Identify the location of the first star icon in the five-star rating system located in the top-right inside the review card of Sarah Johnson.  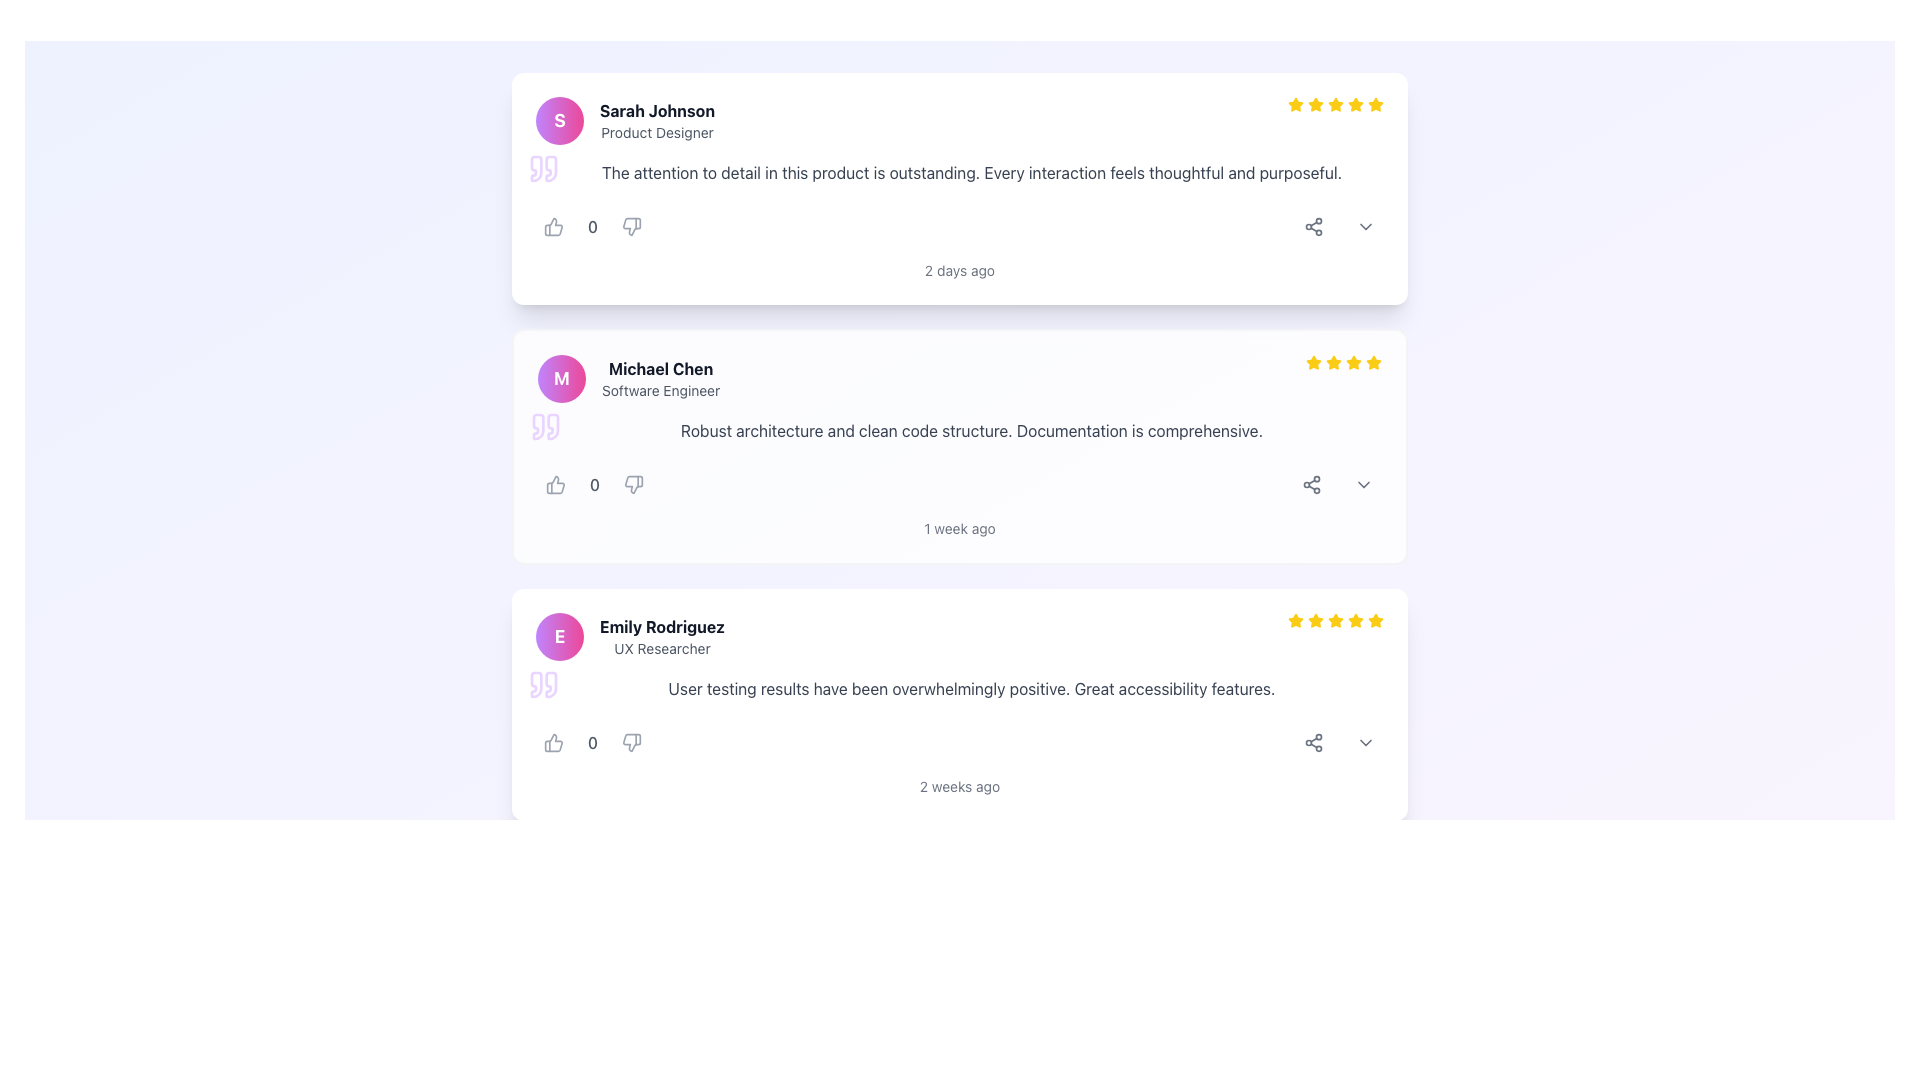
(1295, 104).